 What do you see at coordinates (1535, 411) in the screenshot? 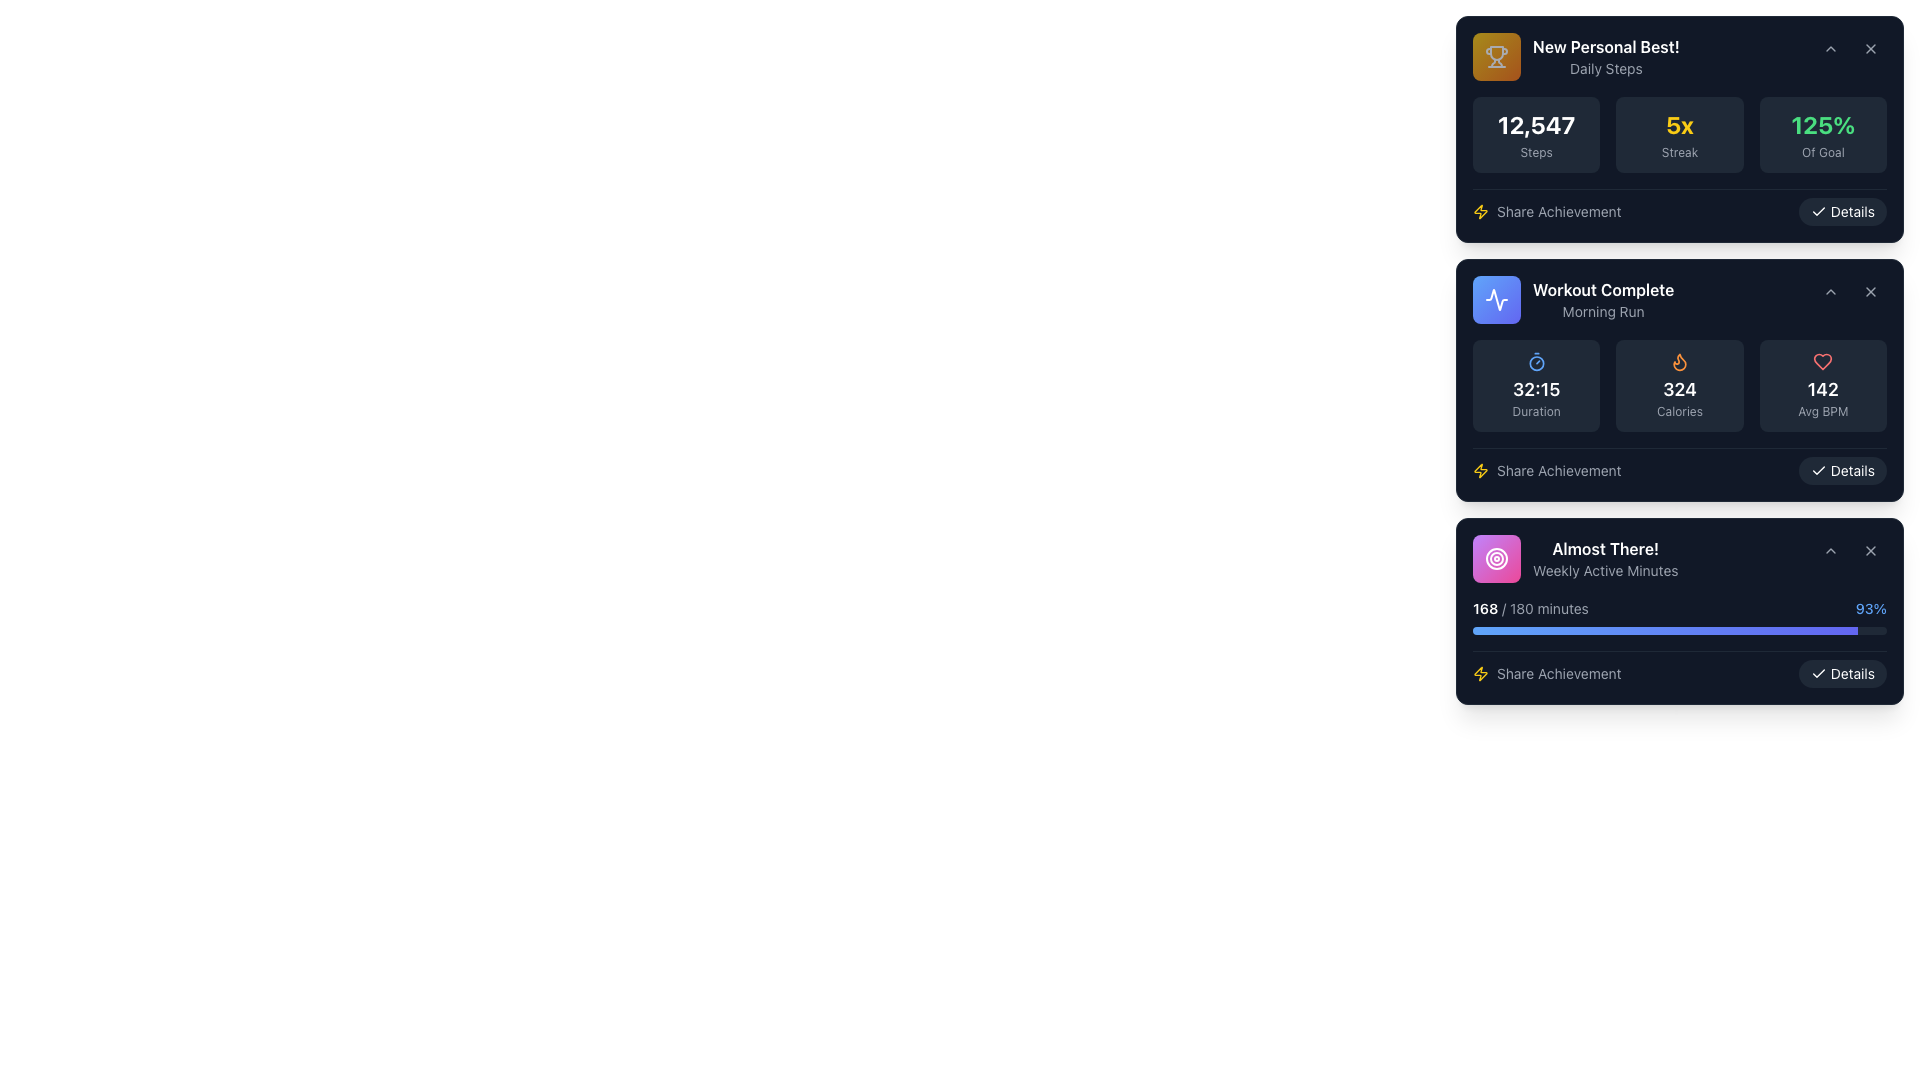
I see `the static text label that provides context for the time information '32:15', located in the second card from the top, directly beneath the bold text '32:15' and centered horizontally` at bounding box center [1535, 411].